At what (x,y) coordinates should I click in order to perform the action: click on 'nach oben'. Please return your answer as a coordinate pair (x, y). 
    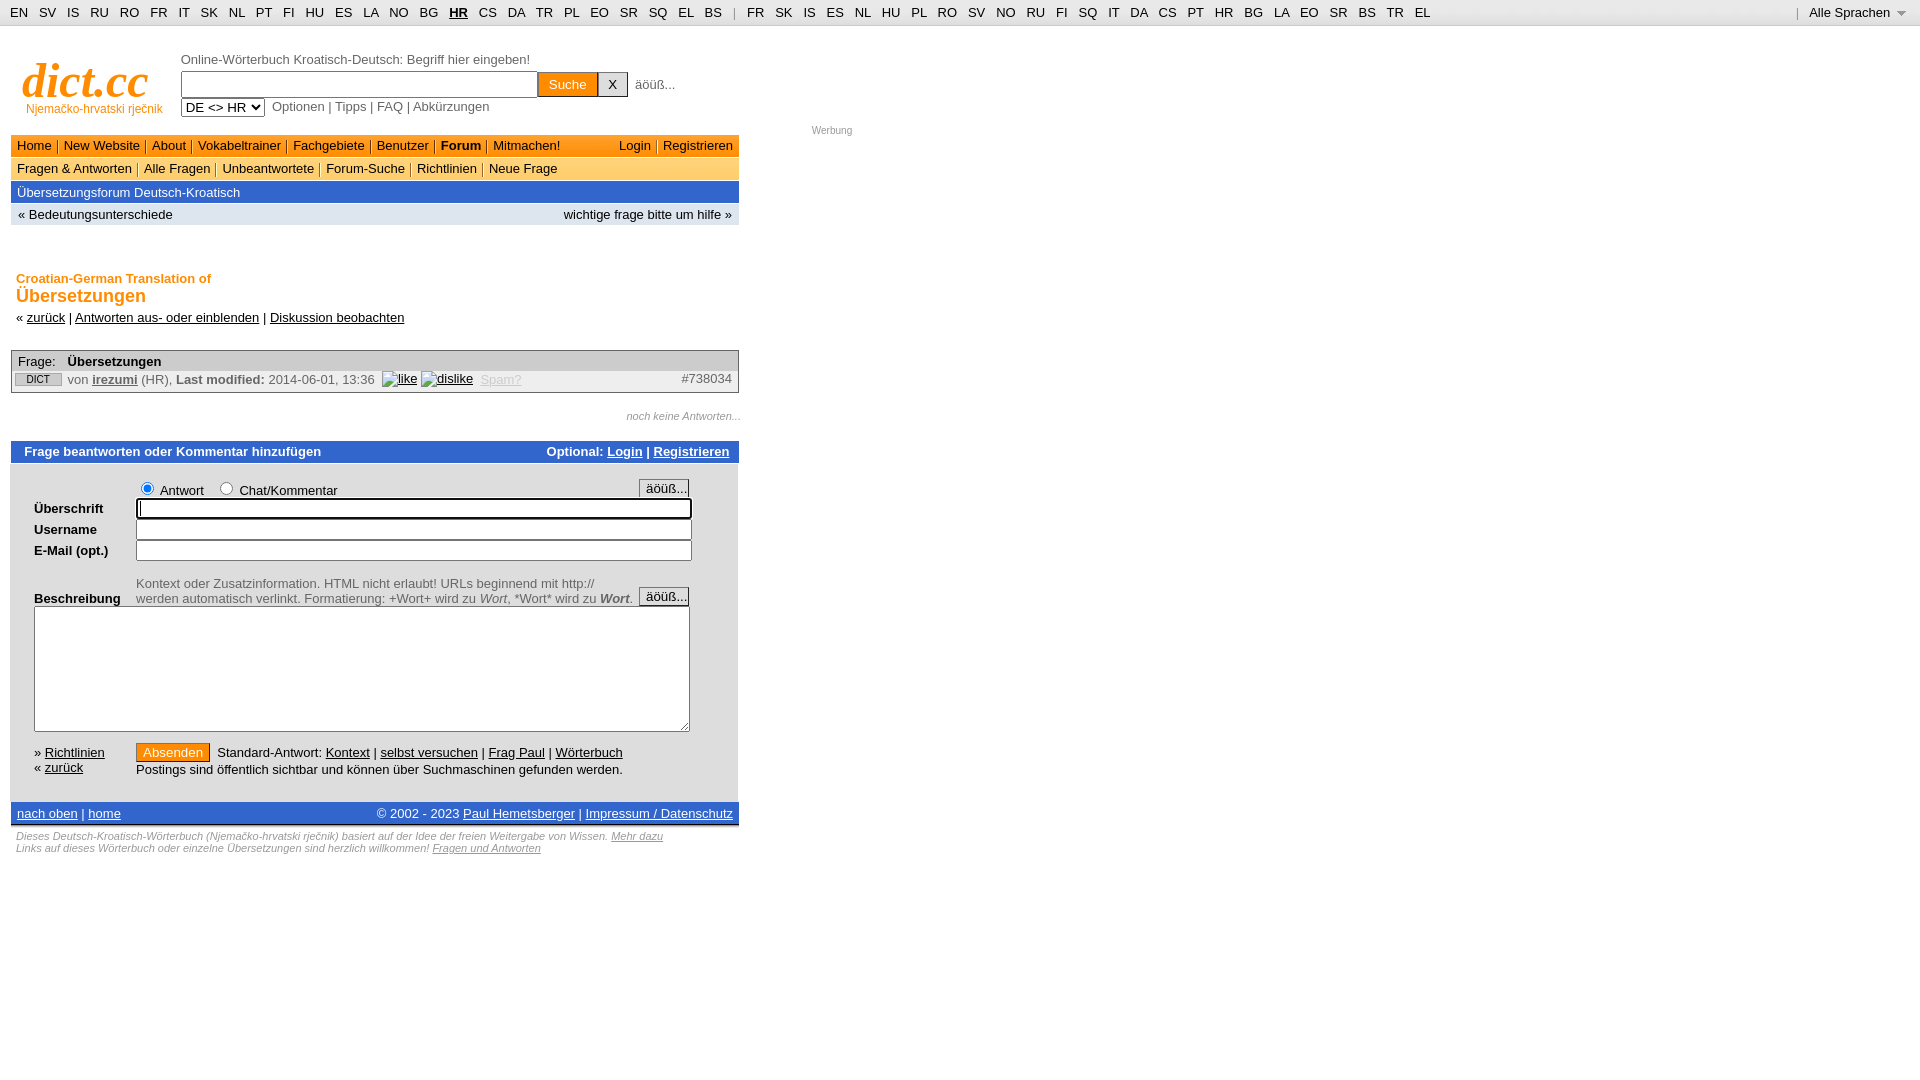
    Looking at the image, I should click on (47, 813).